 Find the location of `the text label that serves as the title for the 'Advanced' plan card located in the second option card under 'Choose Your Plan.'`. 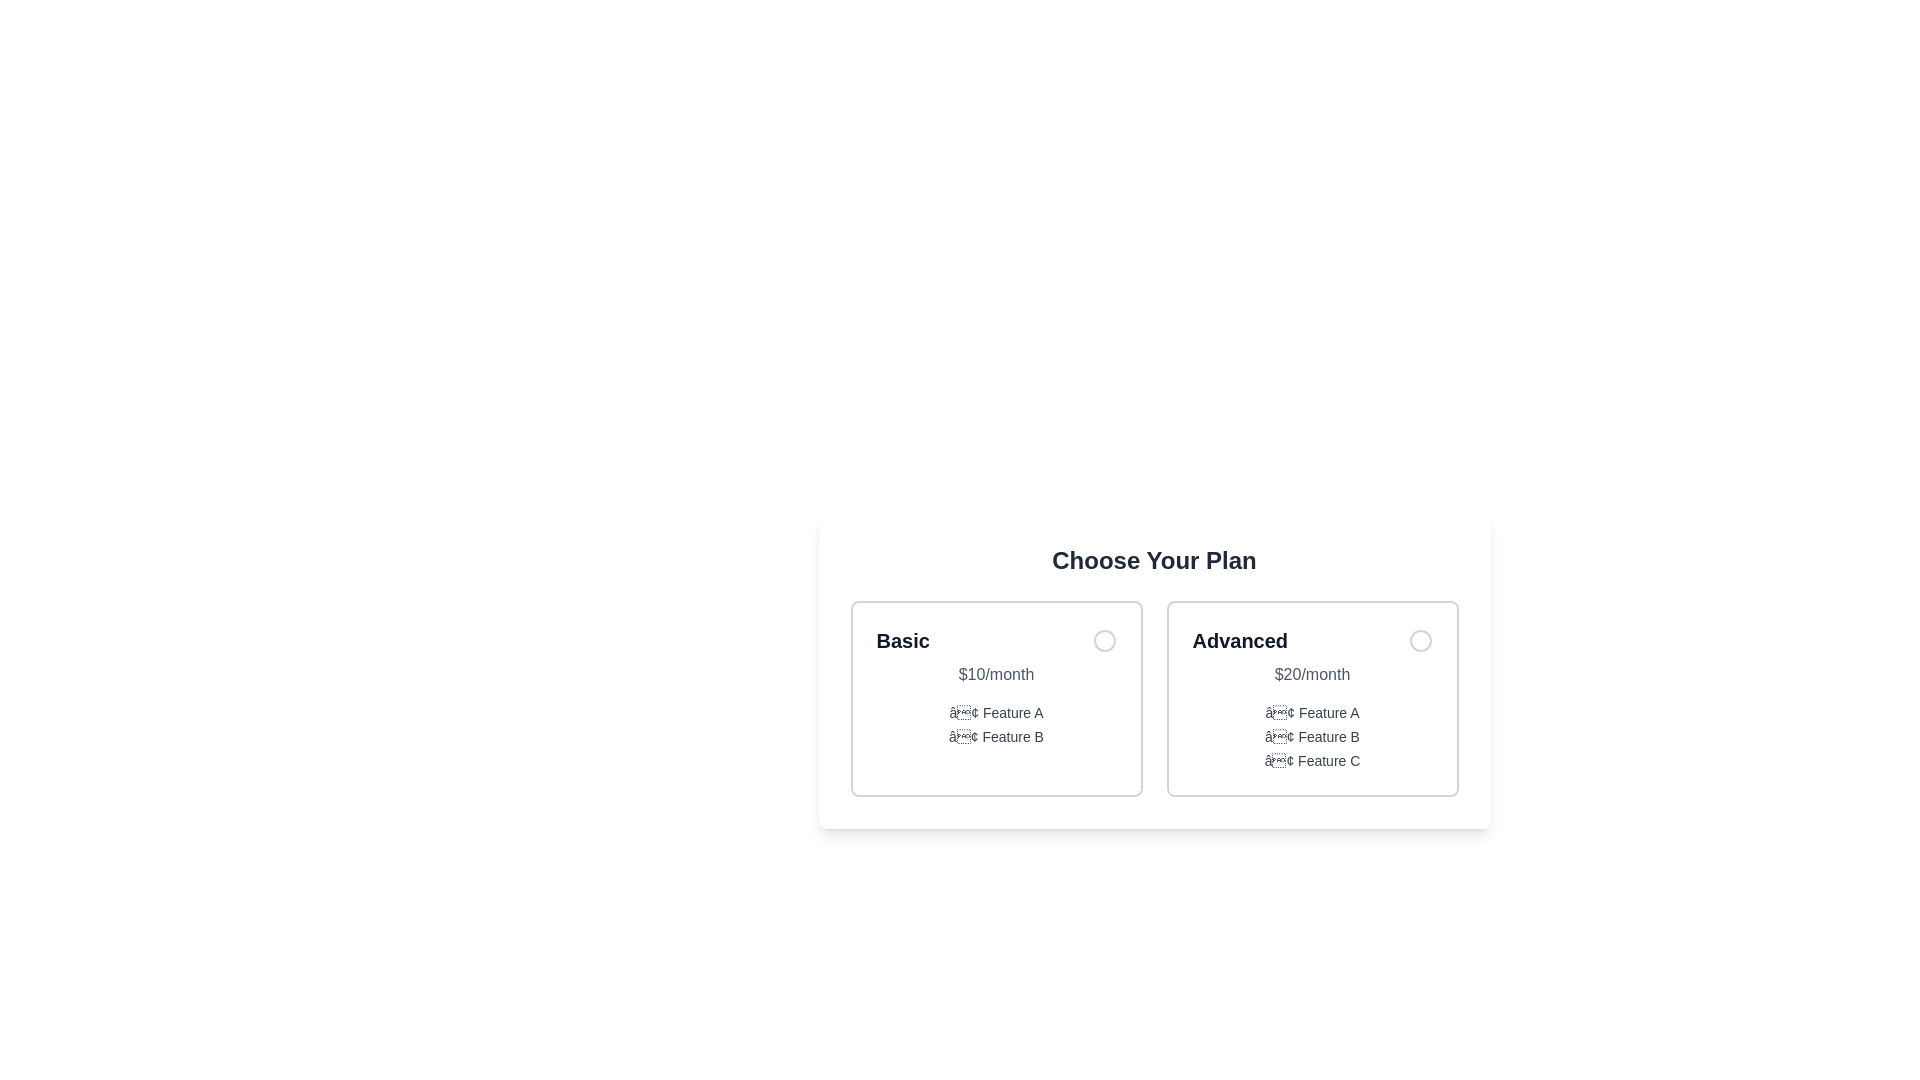

the text label that serves as the title for the 'Advanced' plan card located in the second option card under 'Choose Your Plan.' is located at coordinates (1239, 640).